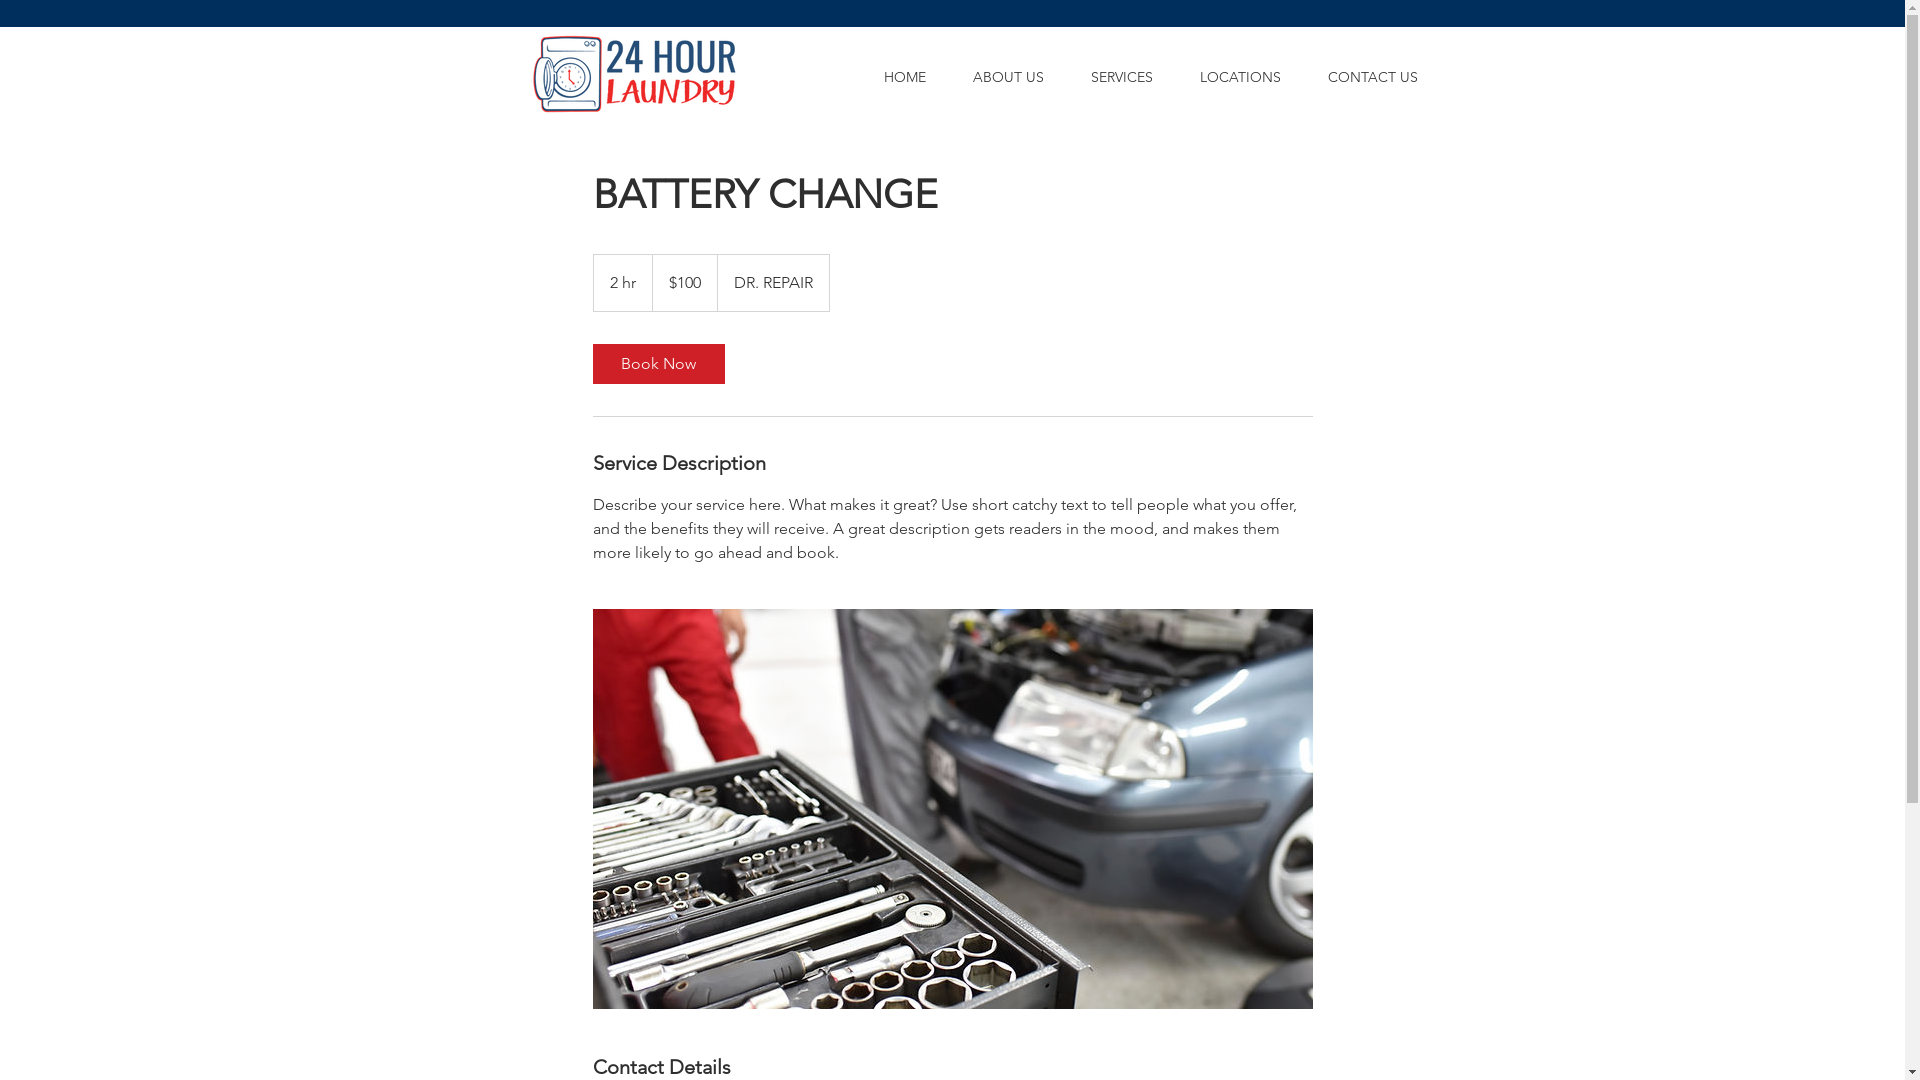  I want to click on 'ABOUT US', so click(1008, 76).